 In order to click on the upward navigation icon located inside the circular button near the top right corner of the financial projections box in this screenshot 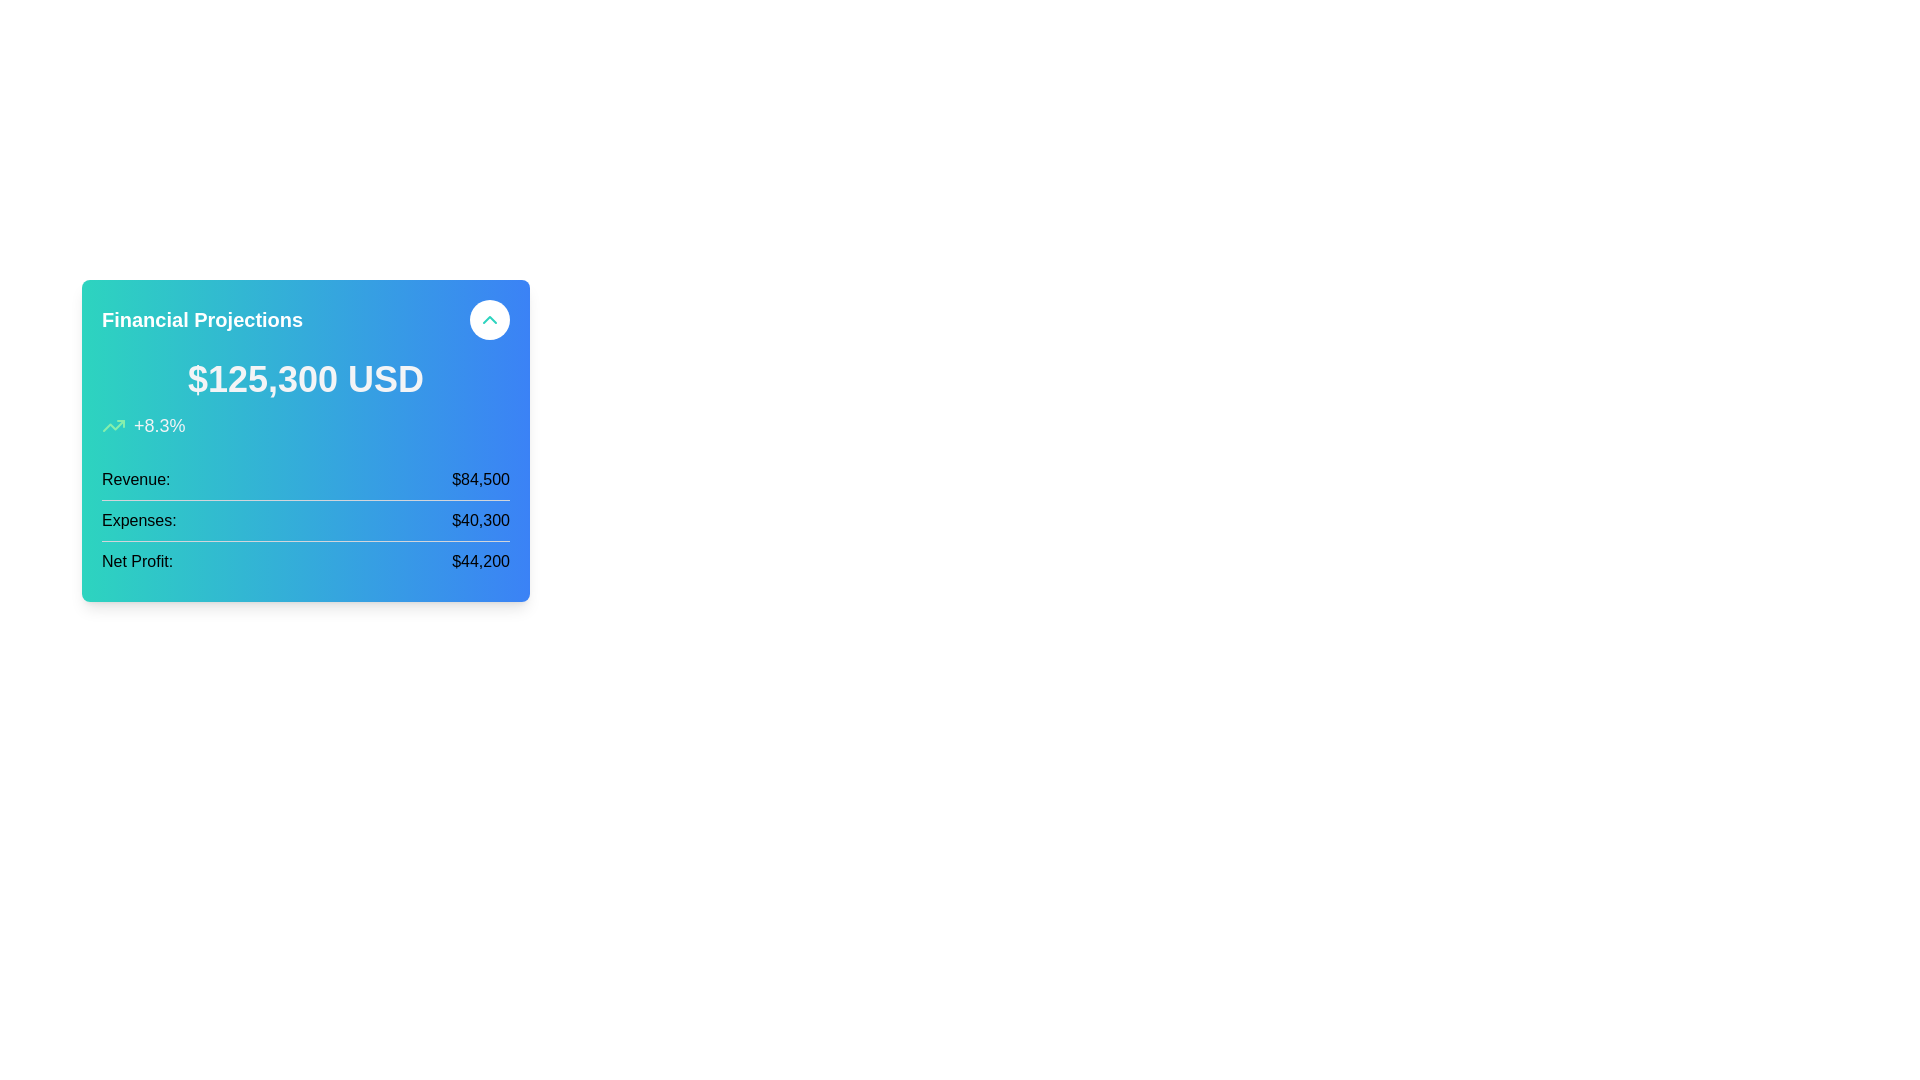, I will do `click(489, 319)`.